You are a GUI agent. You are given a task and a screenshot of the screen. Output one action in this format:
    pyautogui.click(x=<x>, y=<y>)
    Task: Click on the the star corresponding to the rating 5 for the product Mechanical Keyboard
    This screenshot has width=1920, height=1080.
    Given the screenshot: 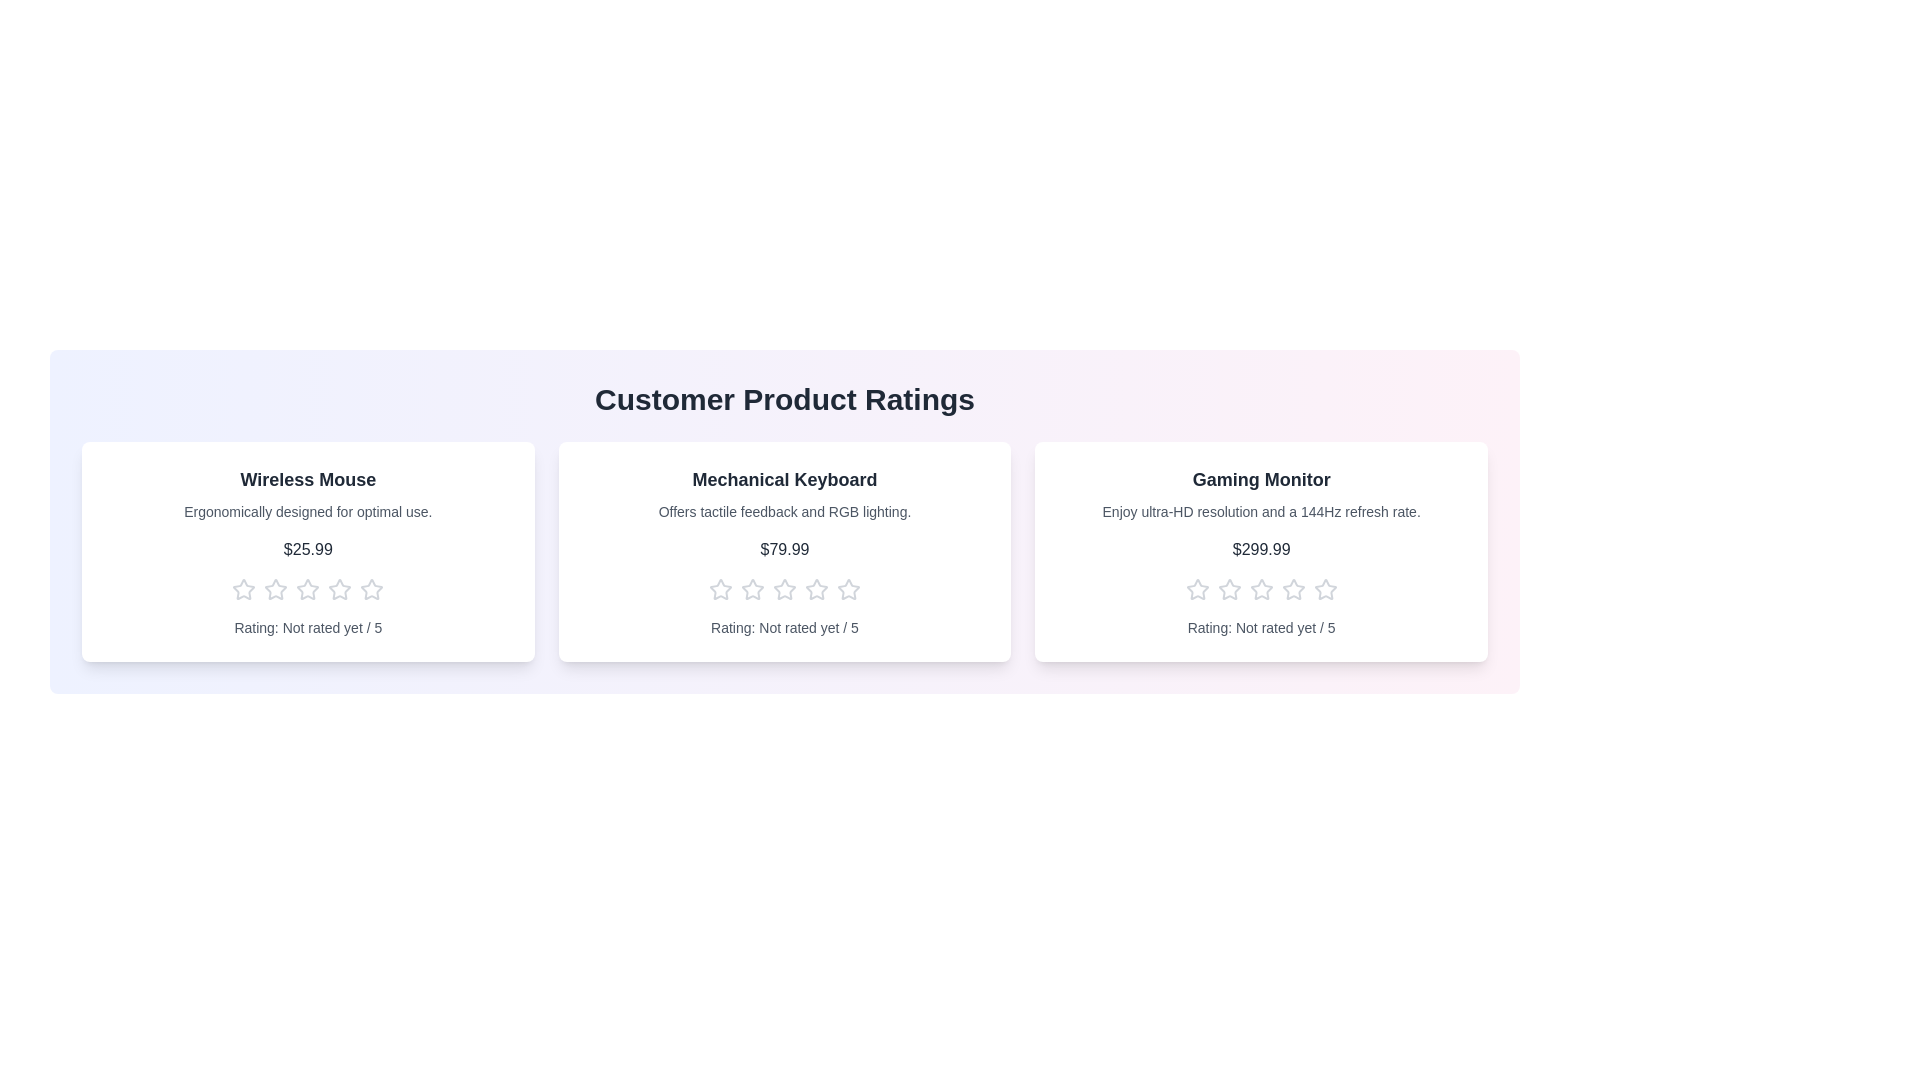 What is the action you would take?
    pyautogui.click(x=848, y=589)
    